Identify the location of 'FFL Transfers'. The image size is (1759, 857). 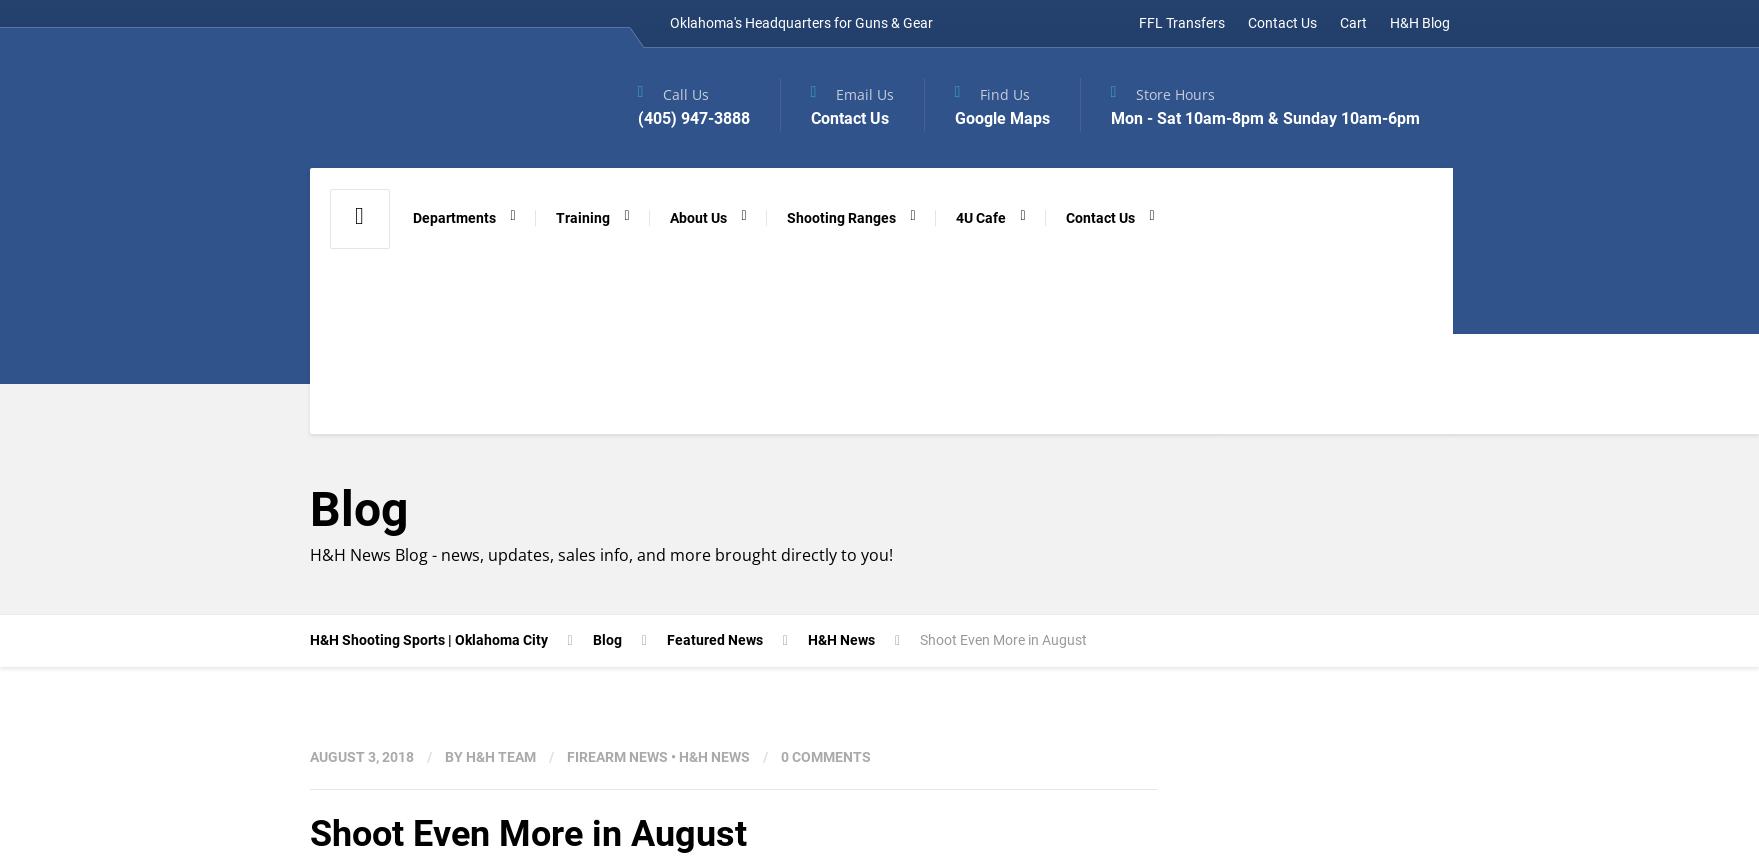
(1180, 22).